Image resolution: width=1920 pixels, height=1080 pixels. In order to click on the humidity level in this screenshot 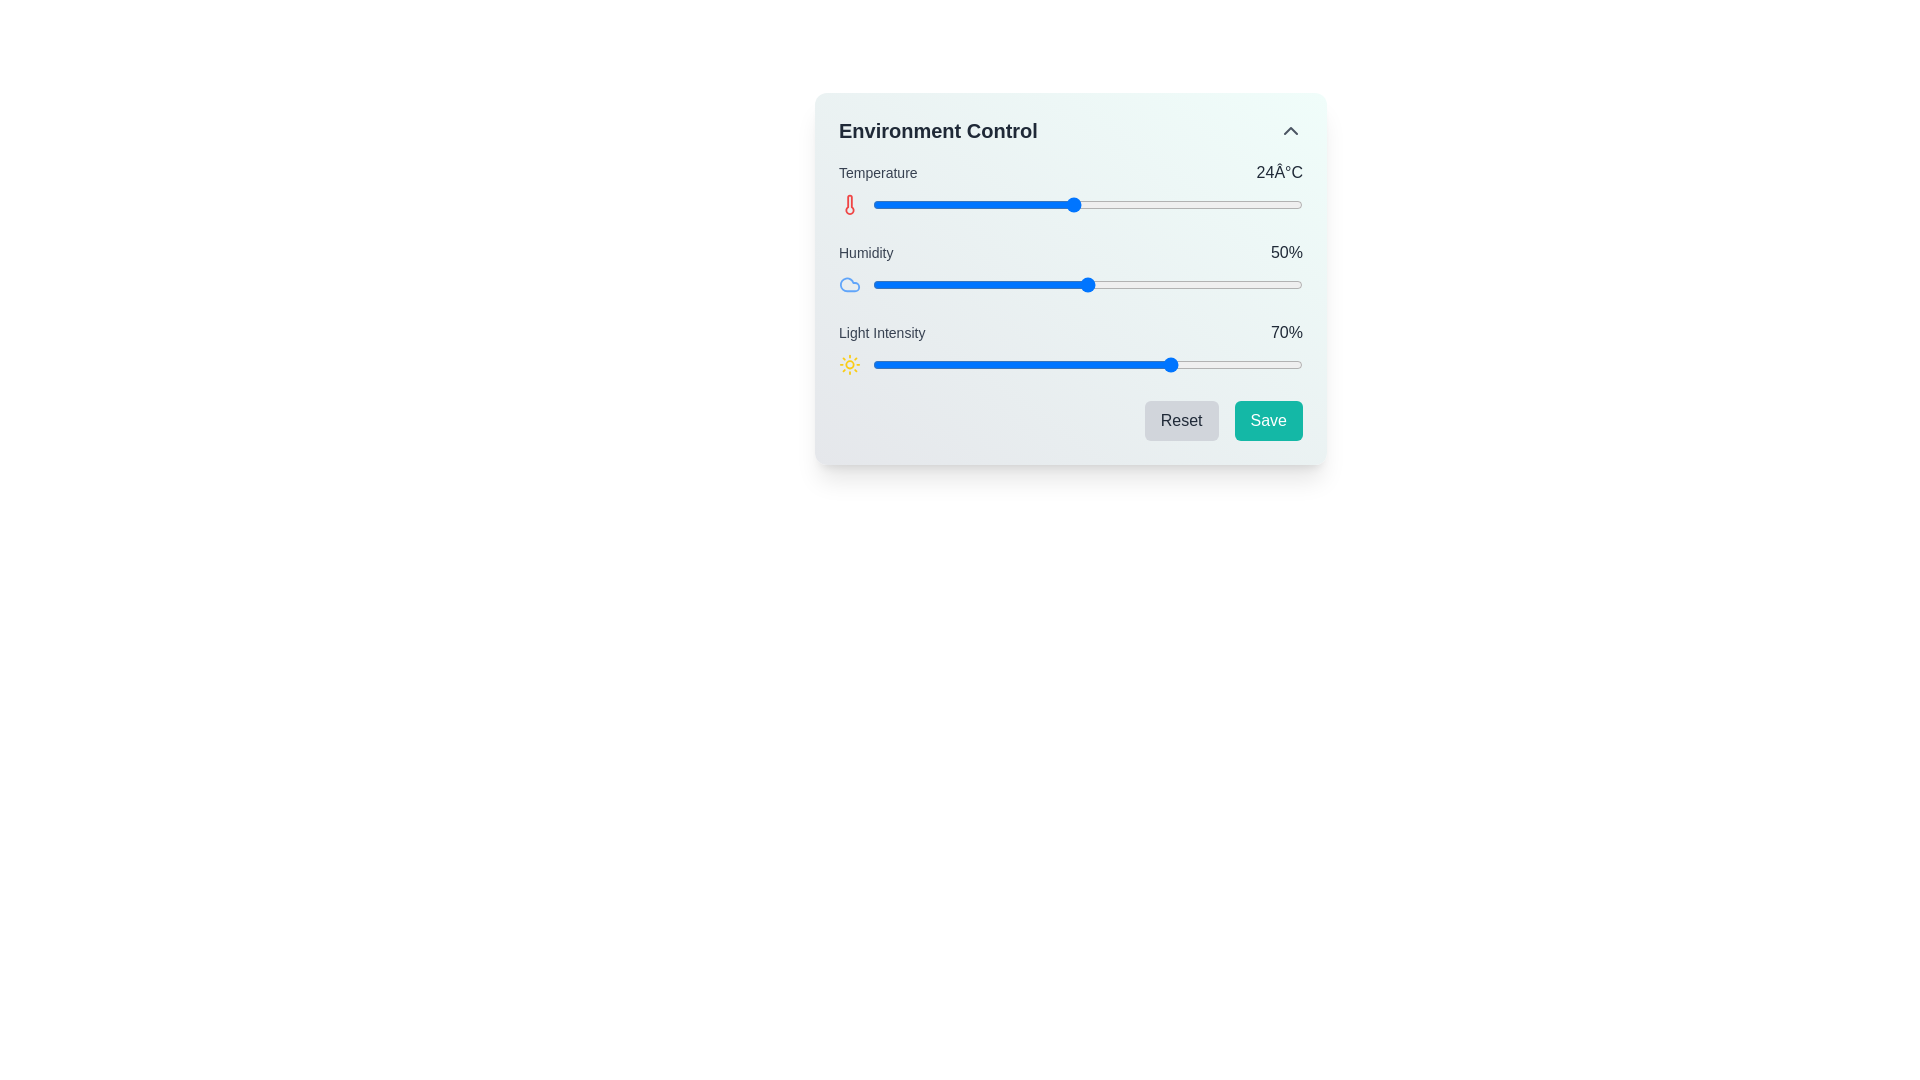, I will do `click(1126, 285)`.